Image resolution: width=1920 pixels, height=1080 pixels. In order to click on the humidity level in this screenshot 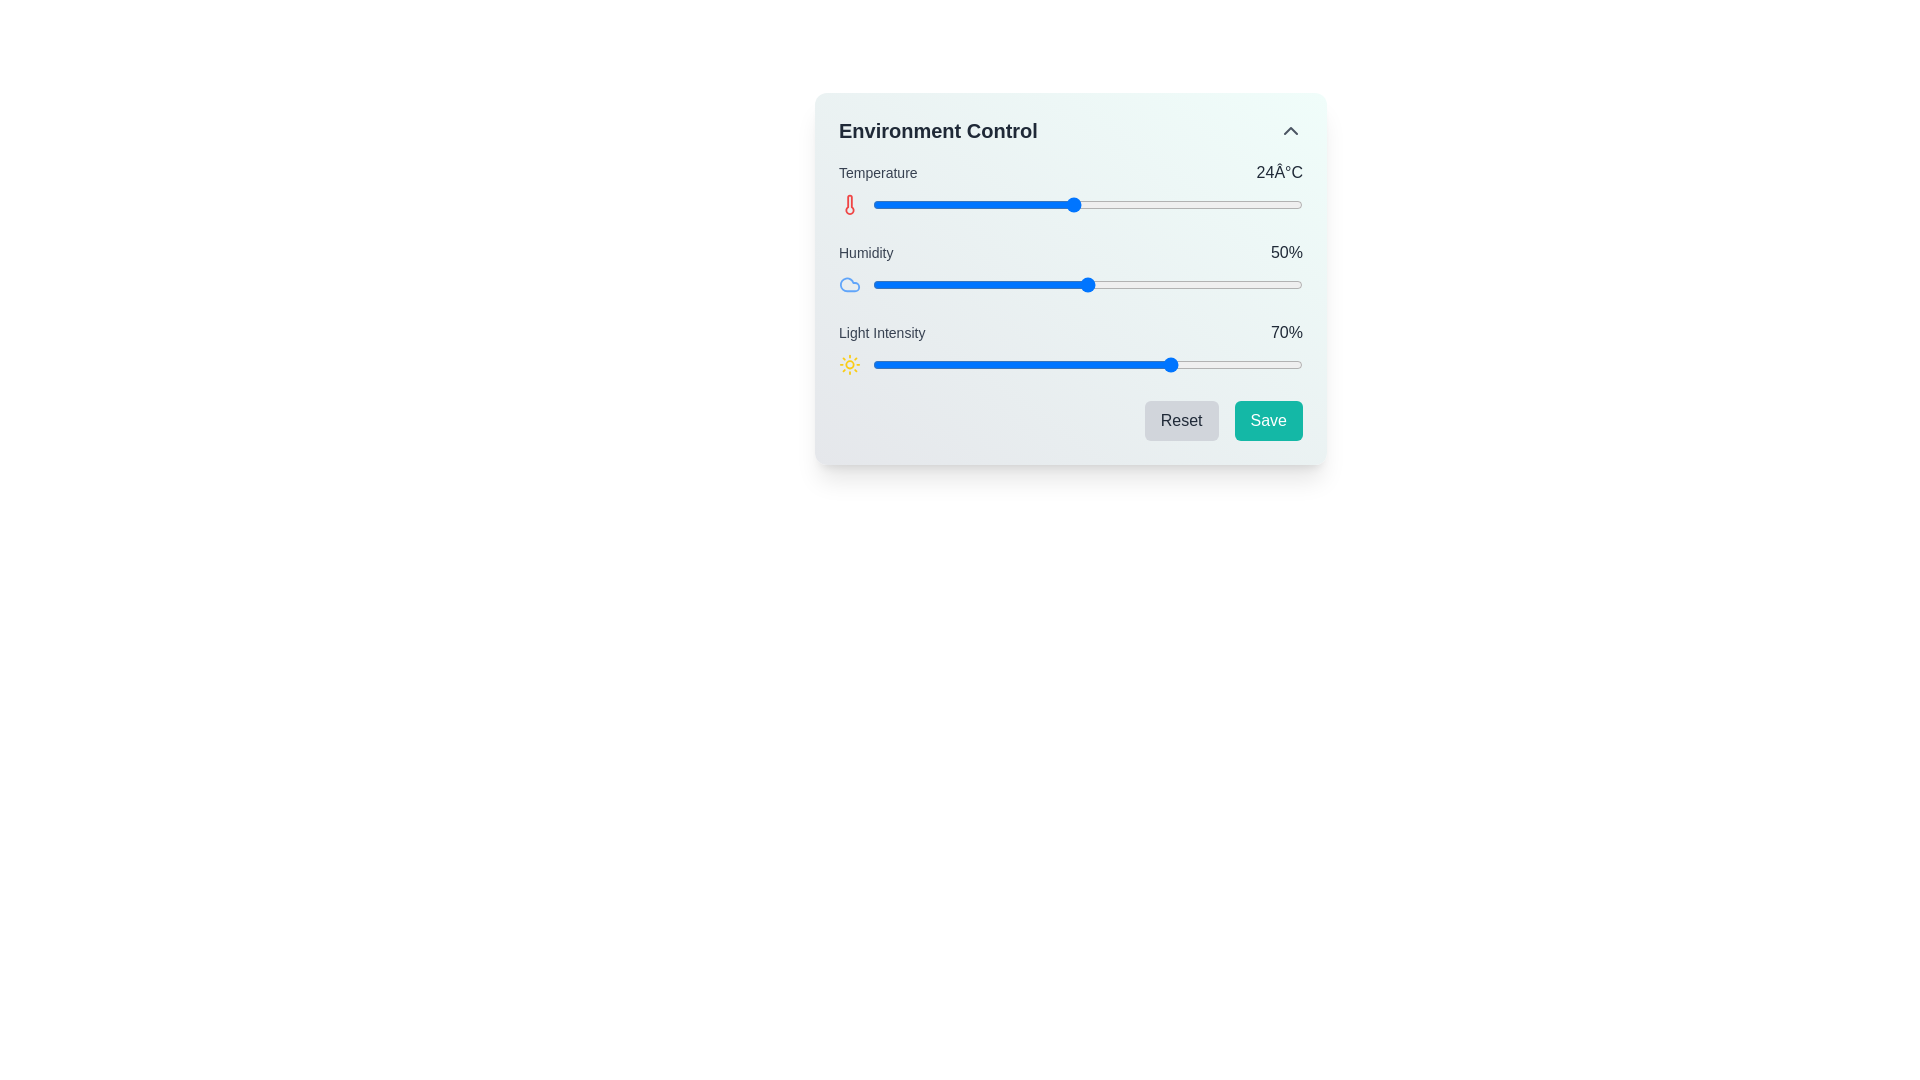, I will do `click(1126, 285)`.